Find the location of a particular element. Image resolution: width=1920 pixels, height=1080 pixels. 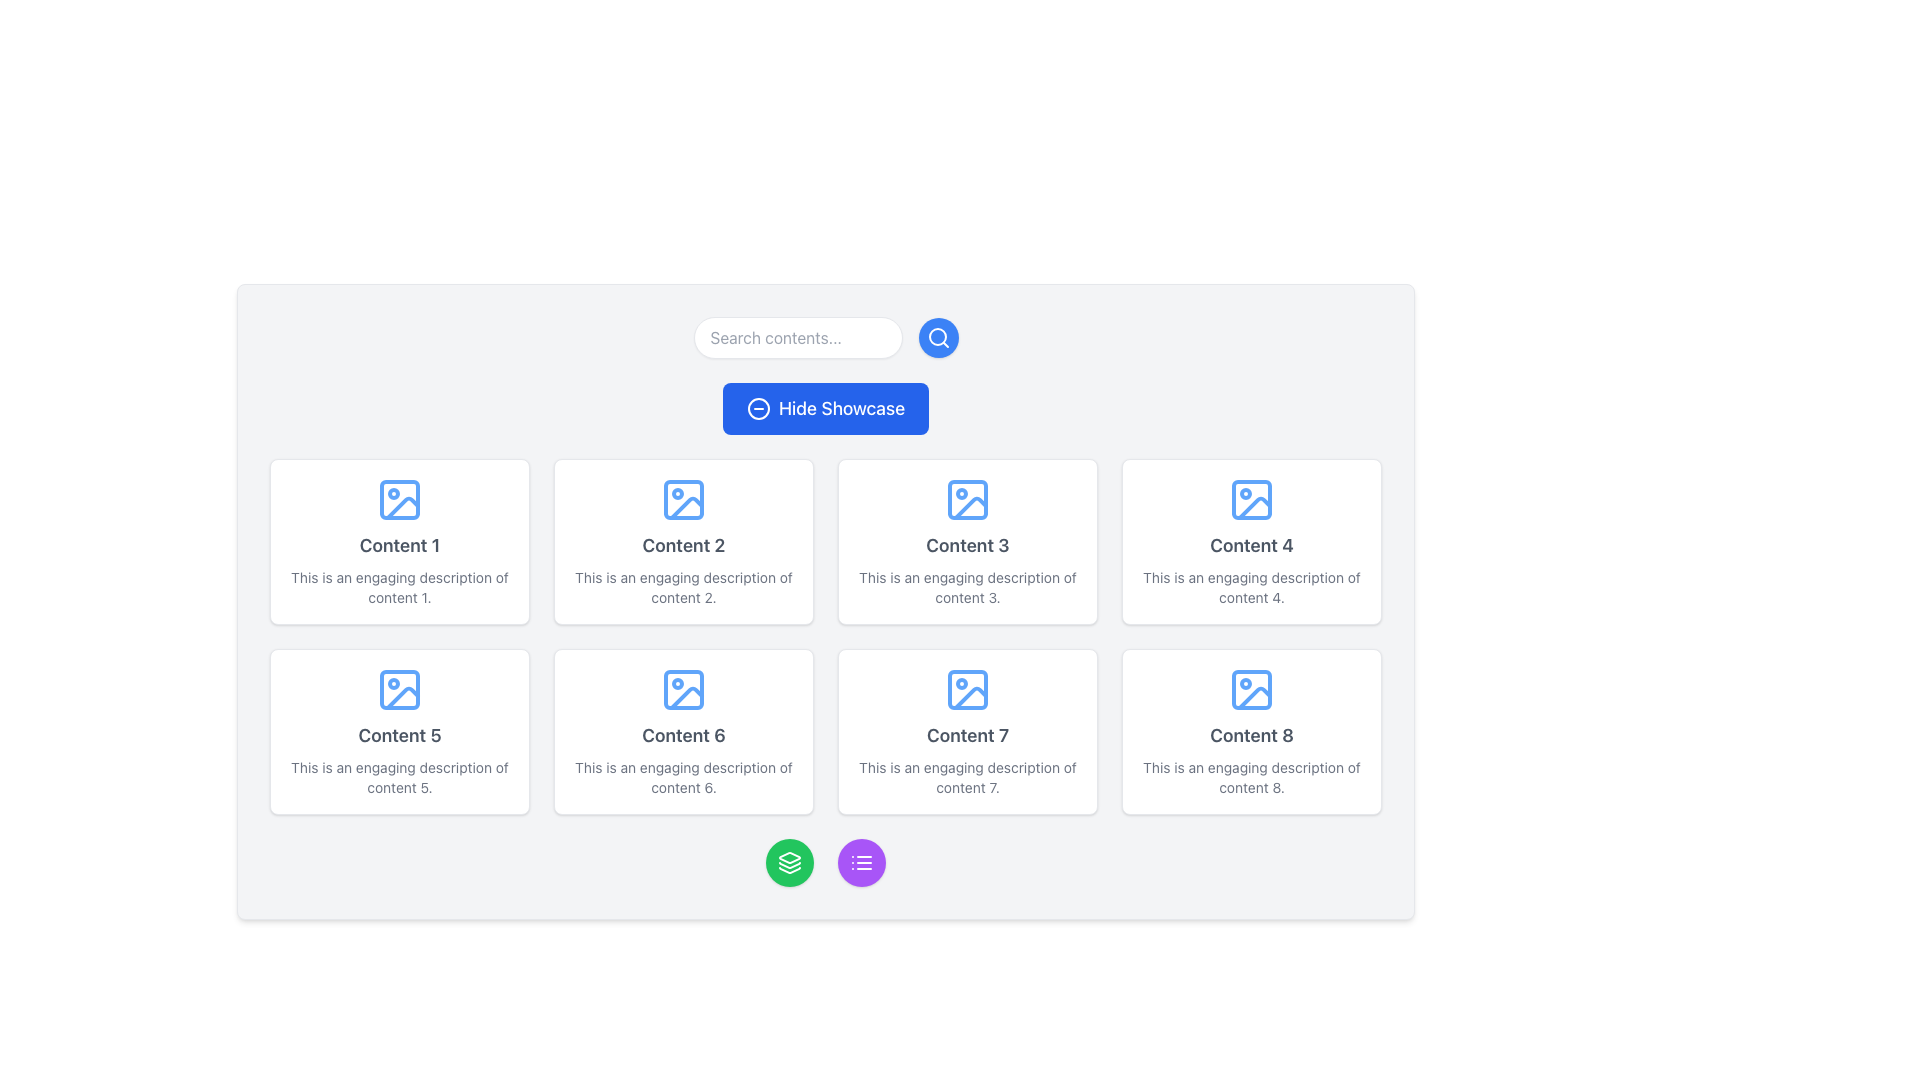

the text label displaying 'Content 3' which is located in the second row and second column of the card display grid, beneath a blue icon and above descriptive text is located at coordinates (968, 546).